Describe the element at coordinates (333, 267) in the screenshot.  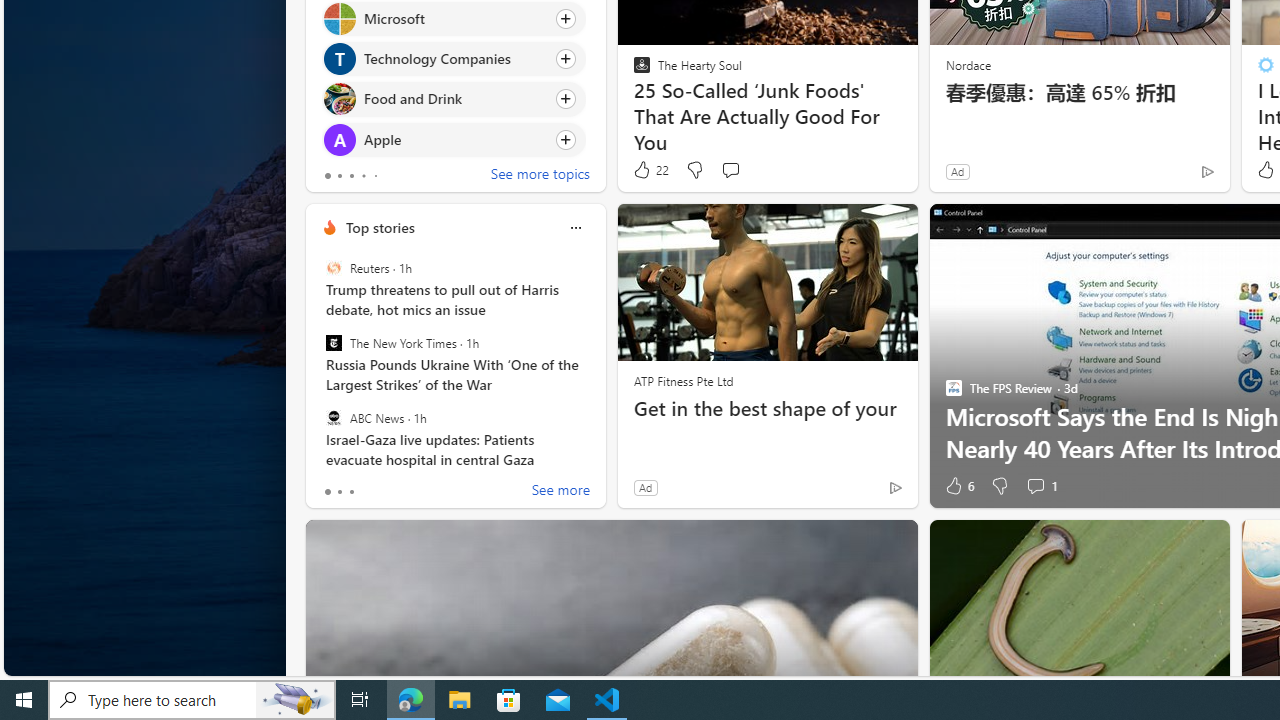
I see `'Reuters'` at that location.